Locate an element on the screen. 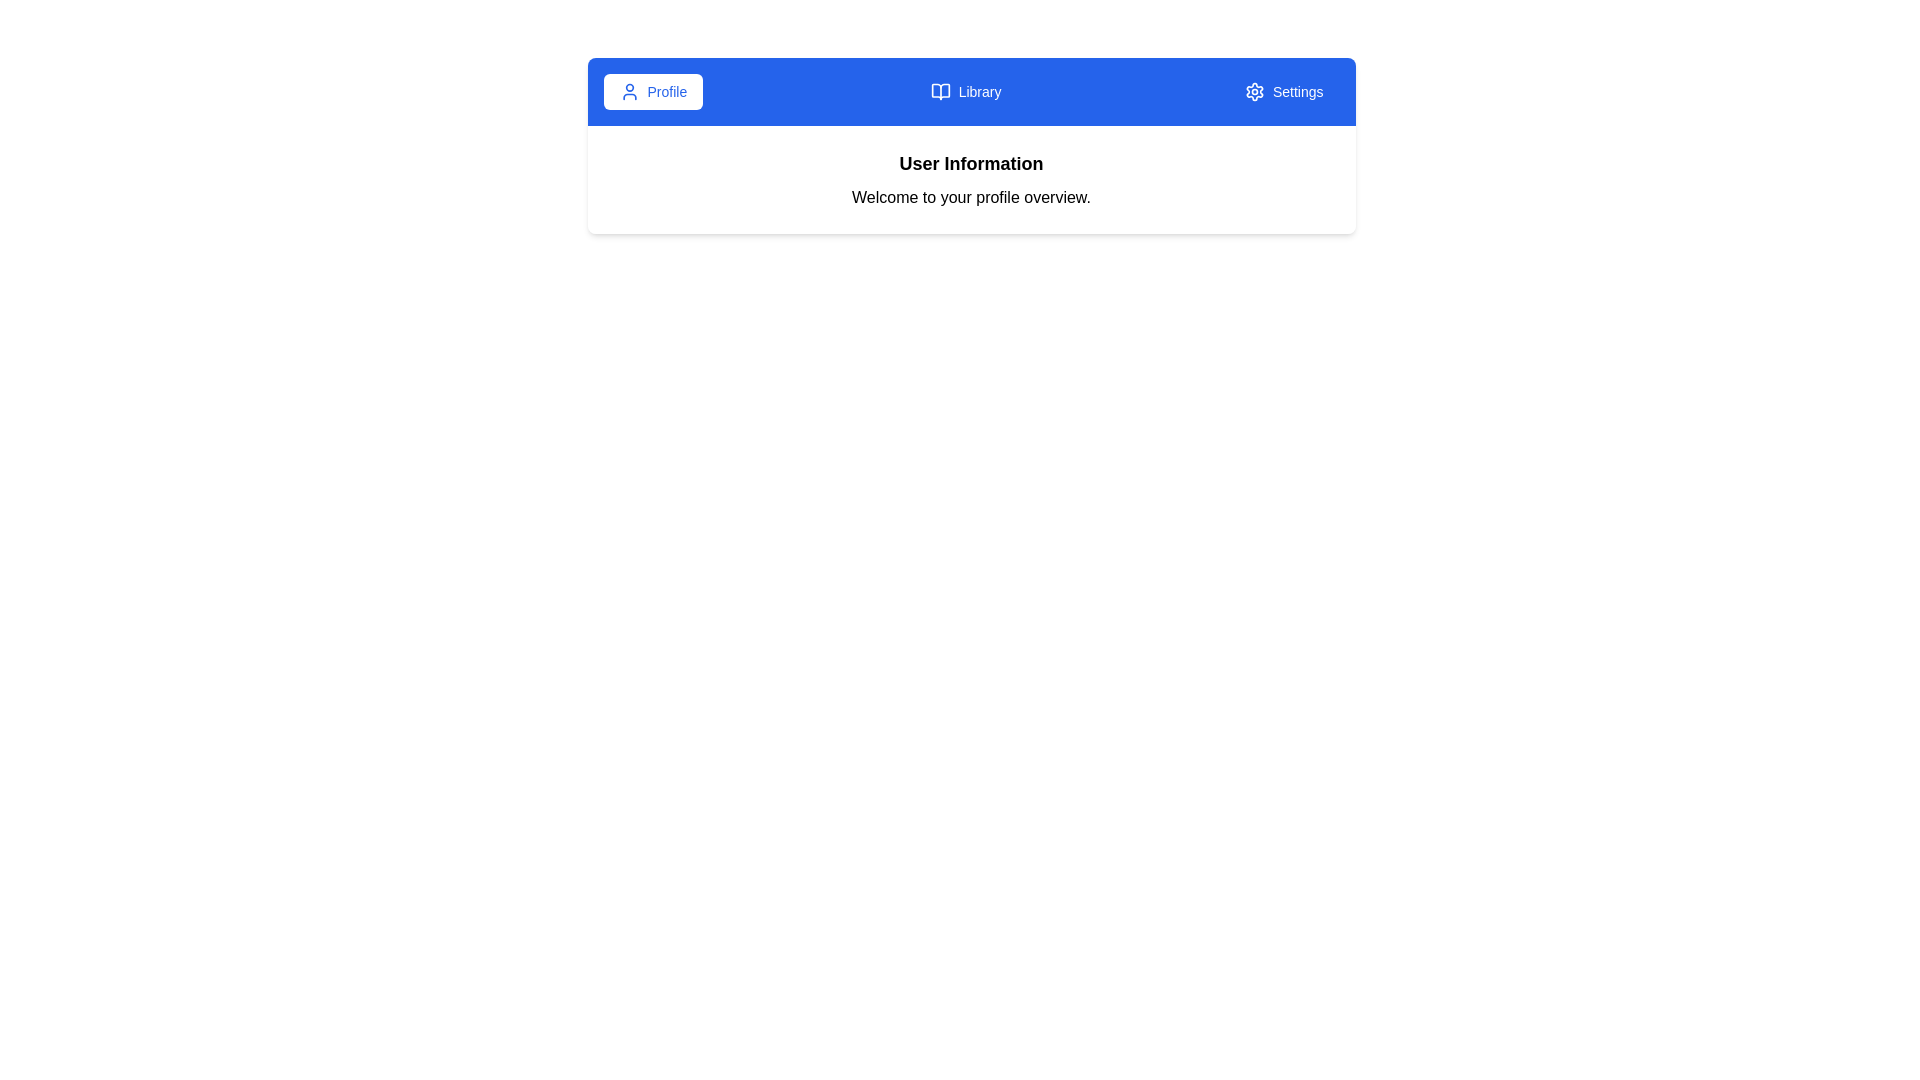  the 'Library' icon located in the top navigation bar, positioned to the left of the text 'Library' is located at coordinates (939, 92).